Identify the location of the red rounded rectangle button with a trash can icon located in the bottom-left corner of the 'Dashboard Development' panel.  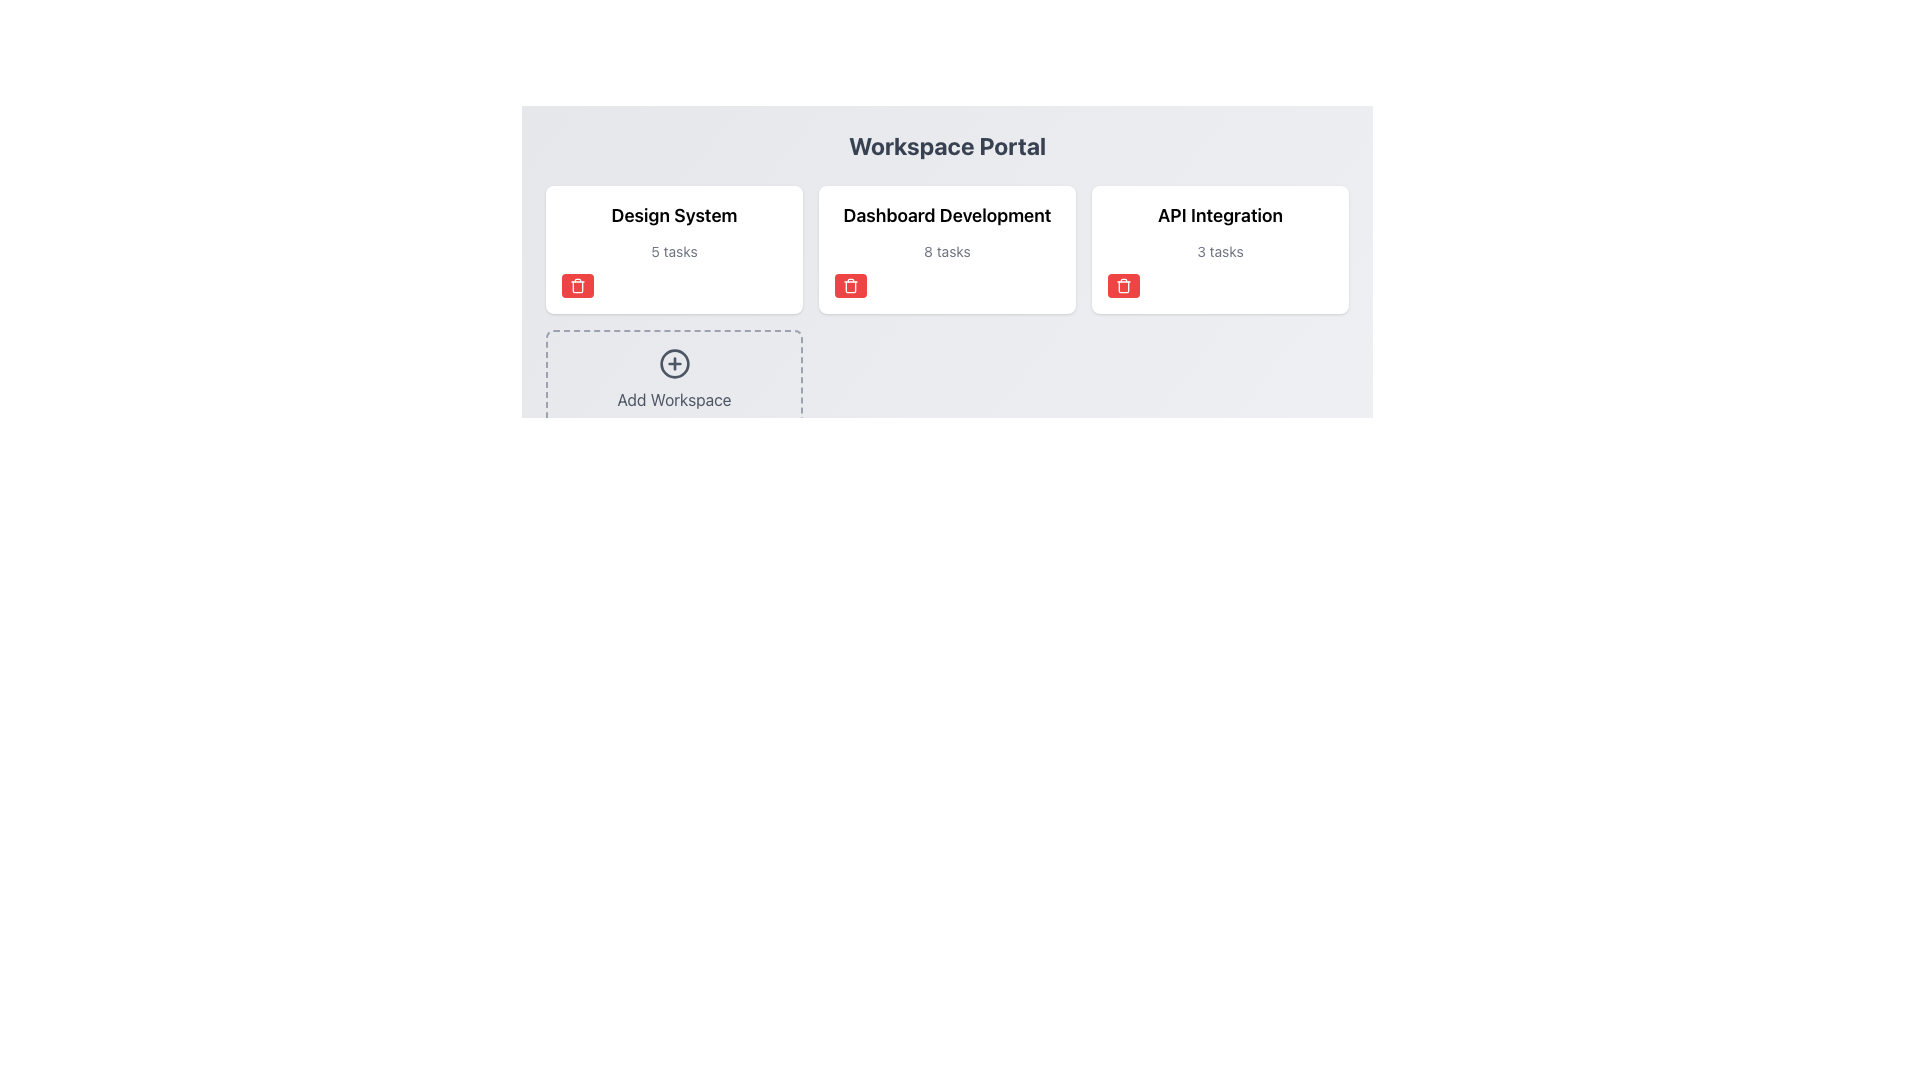
(850, 285).